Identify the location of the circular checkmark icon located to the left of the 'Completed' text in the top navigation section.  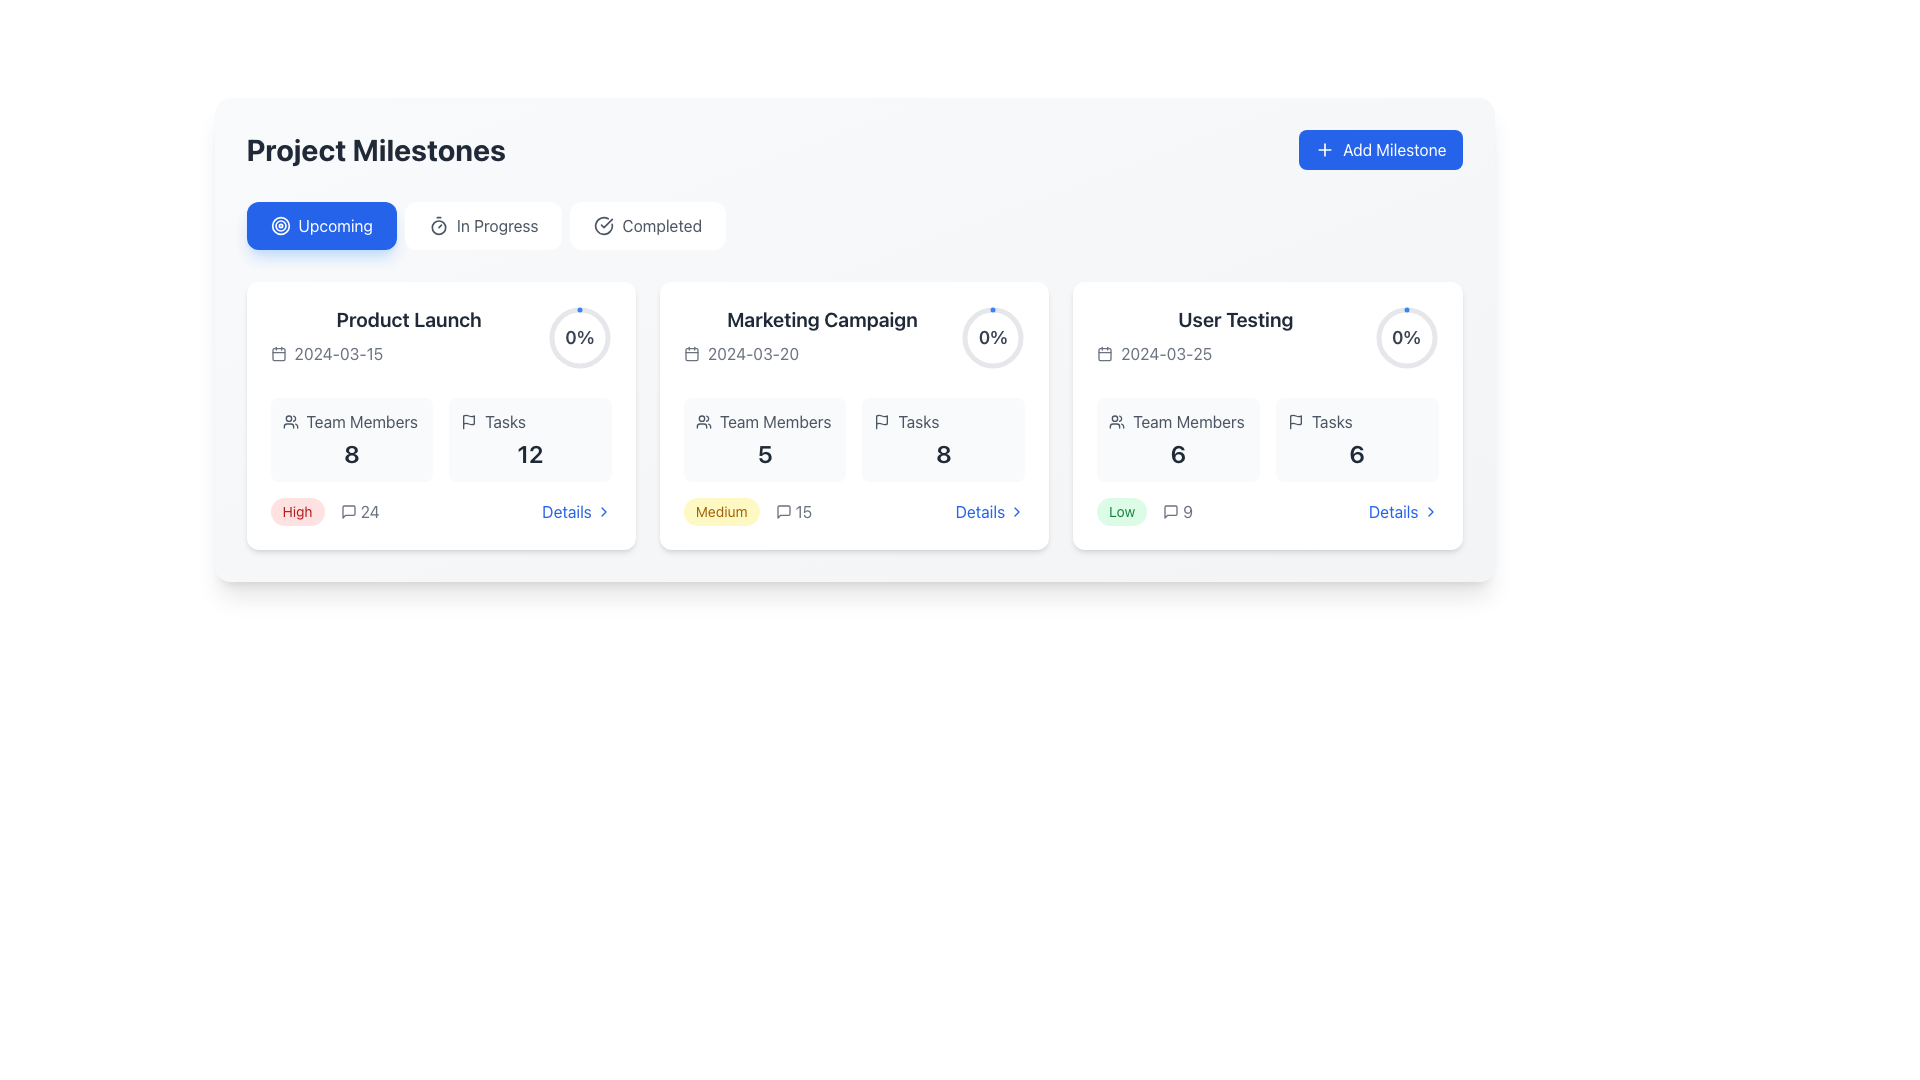
(603, 225).